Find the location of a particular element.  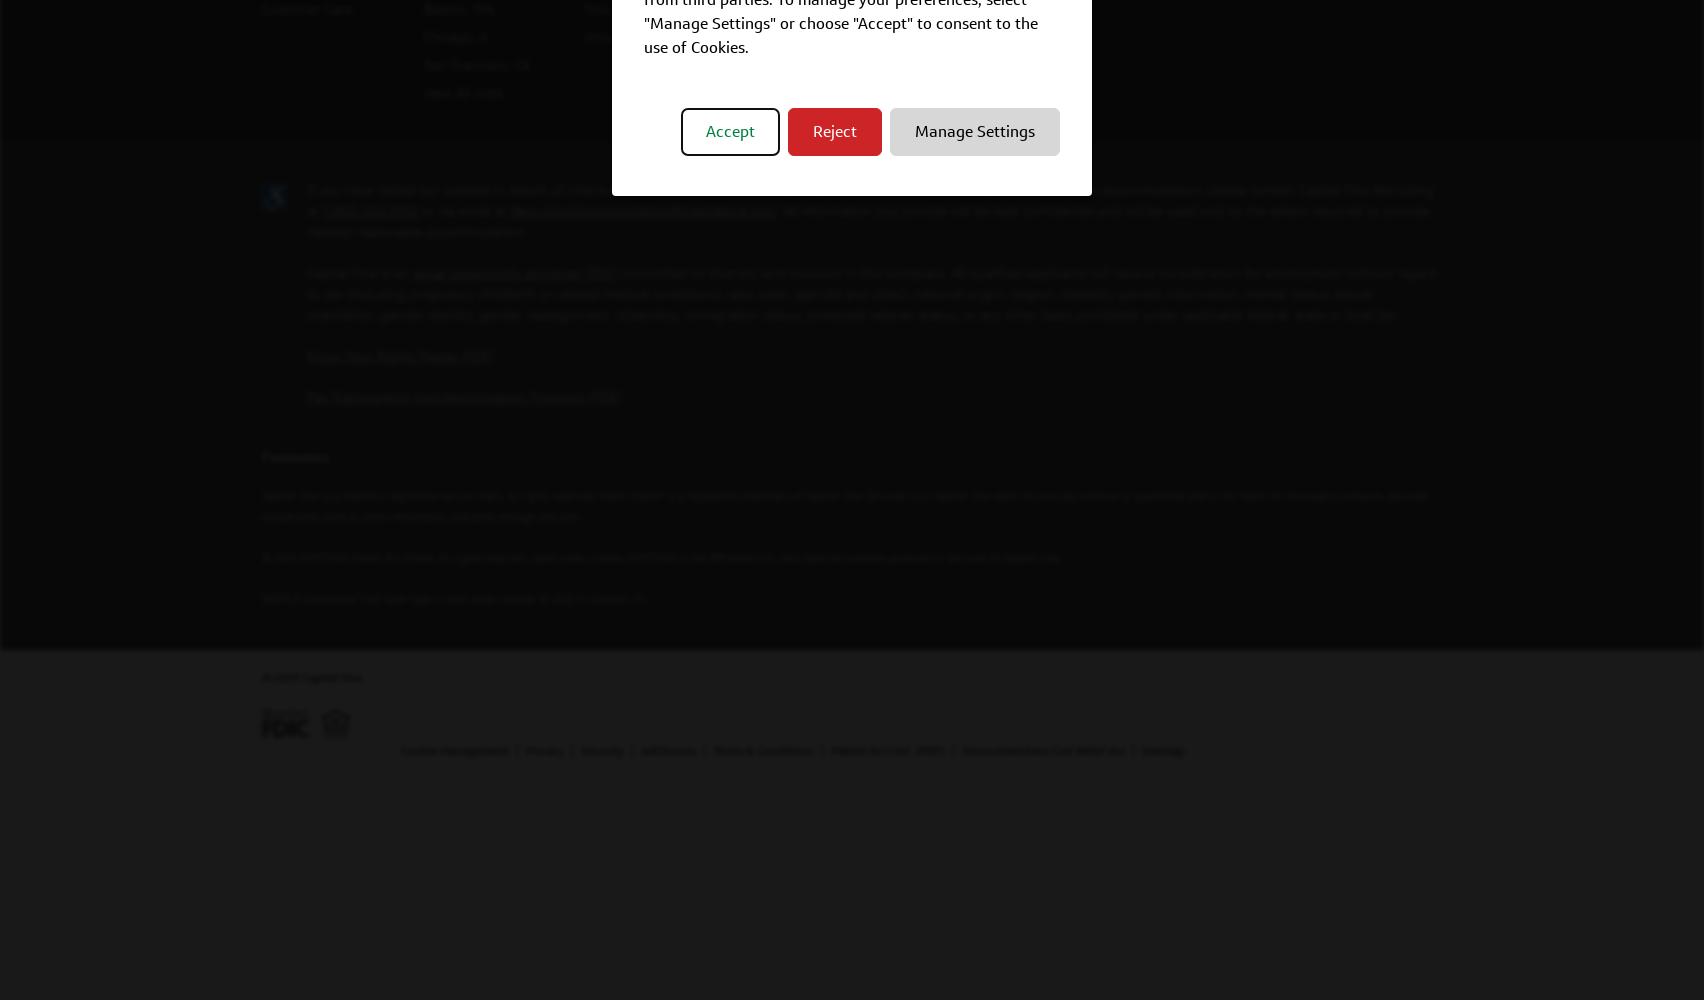

'San Francisco, CA' is located at coordinates (476, 63).